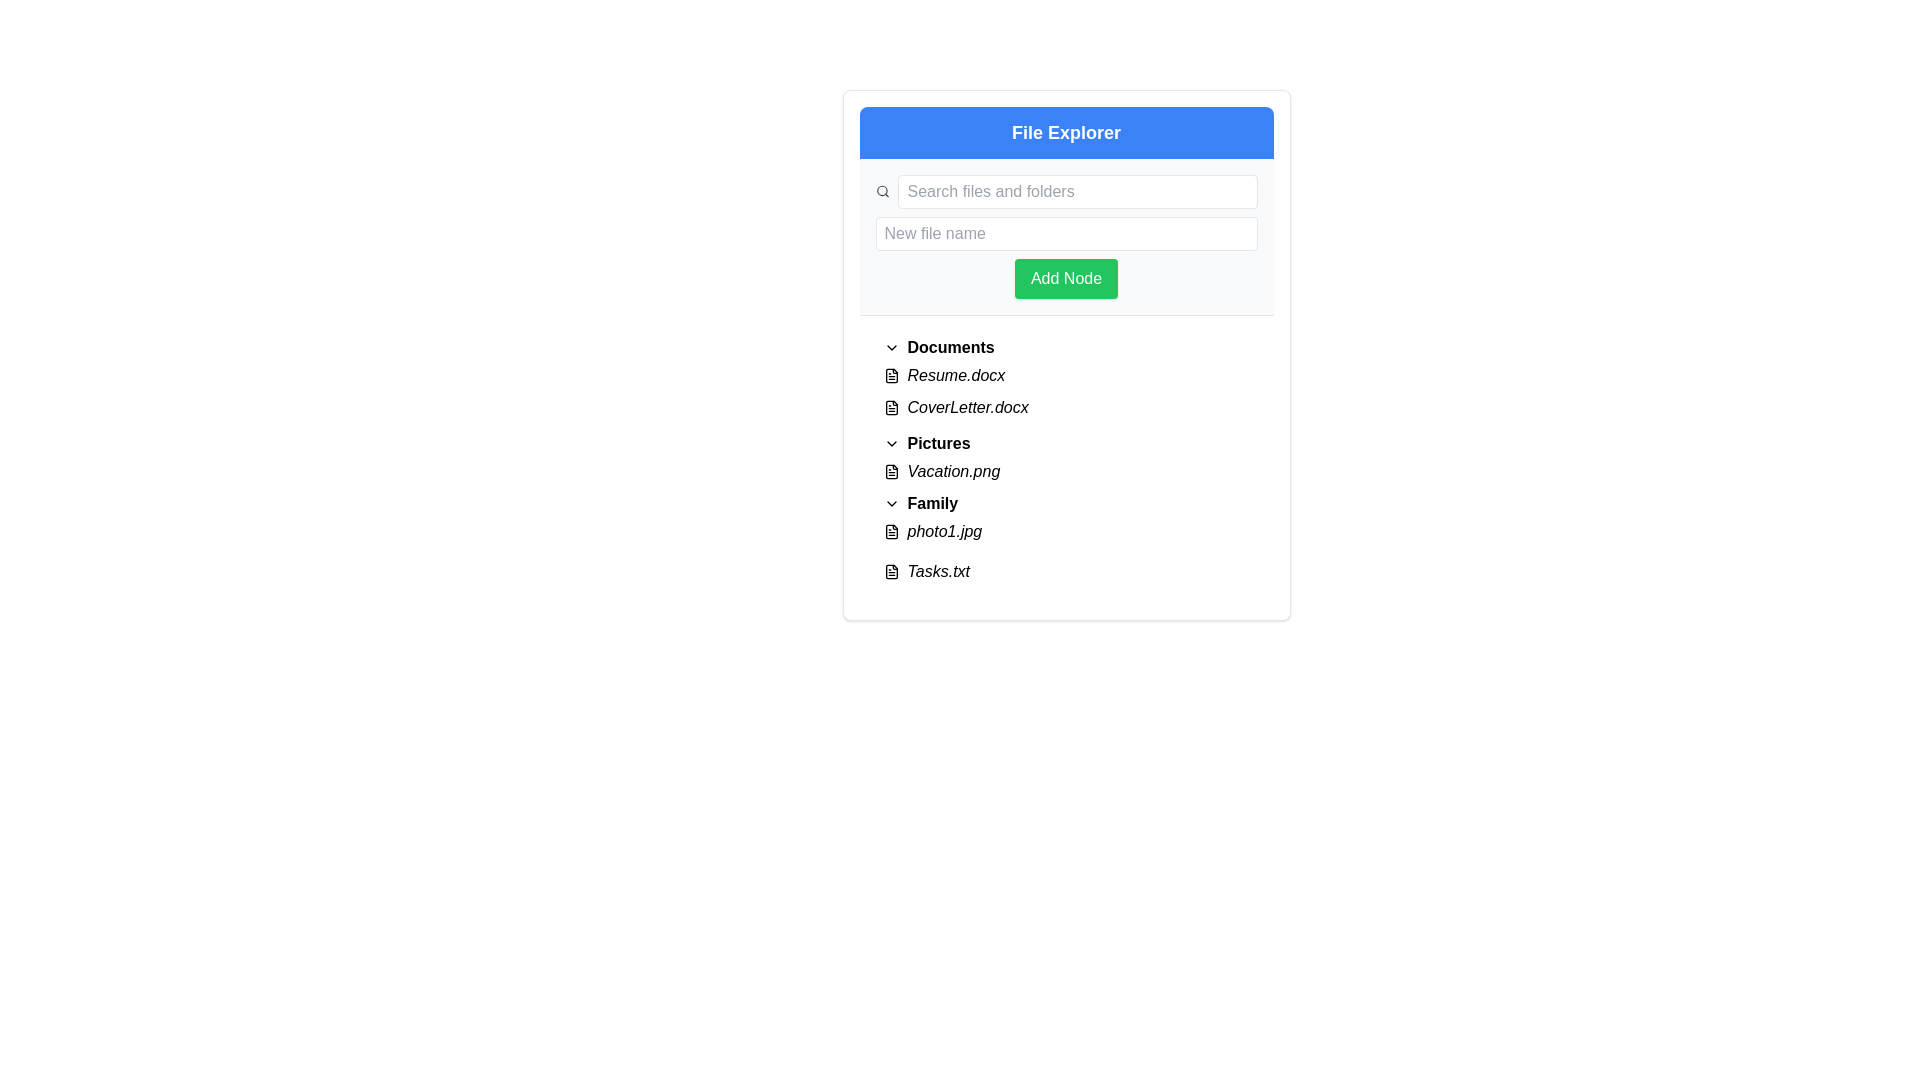  What do you see at coordinates (890, 531) in the screenshot?
I see `the file icon representing 'photo1.jpg' located within the file explorer interface, adjacent to the text label 'photo1.jpg' under the 'Family' label` at bounding box center [890, 531].